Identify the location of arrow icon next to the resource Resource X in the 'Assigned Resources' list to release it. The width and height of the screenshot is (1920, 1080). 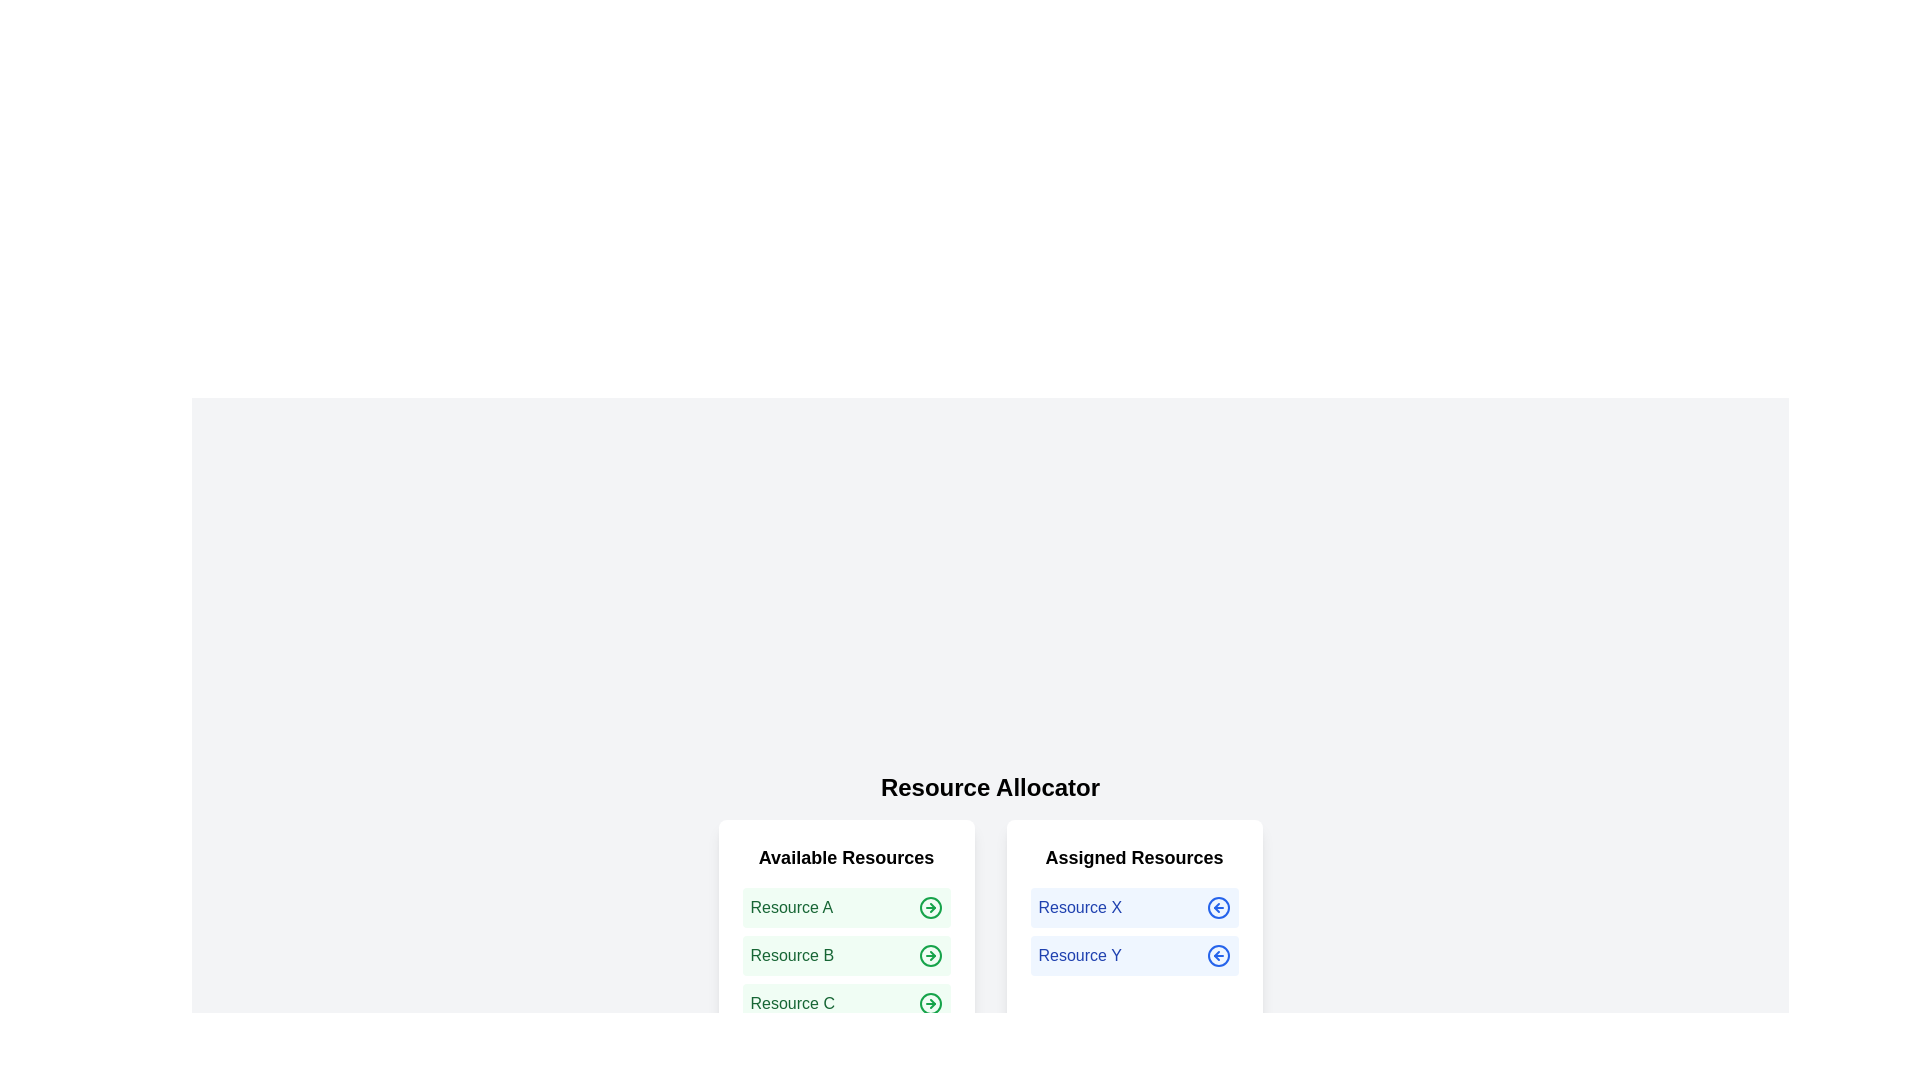
(1217, 907).